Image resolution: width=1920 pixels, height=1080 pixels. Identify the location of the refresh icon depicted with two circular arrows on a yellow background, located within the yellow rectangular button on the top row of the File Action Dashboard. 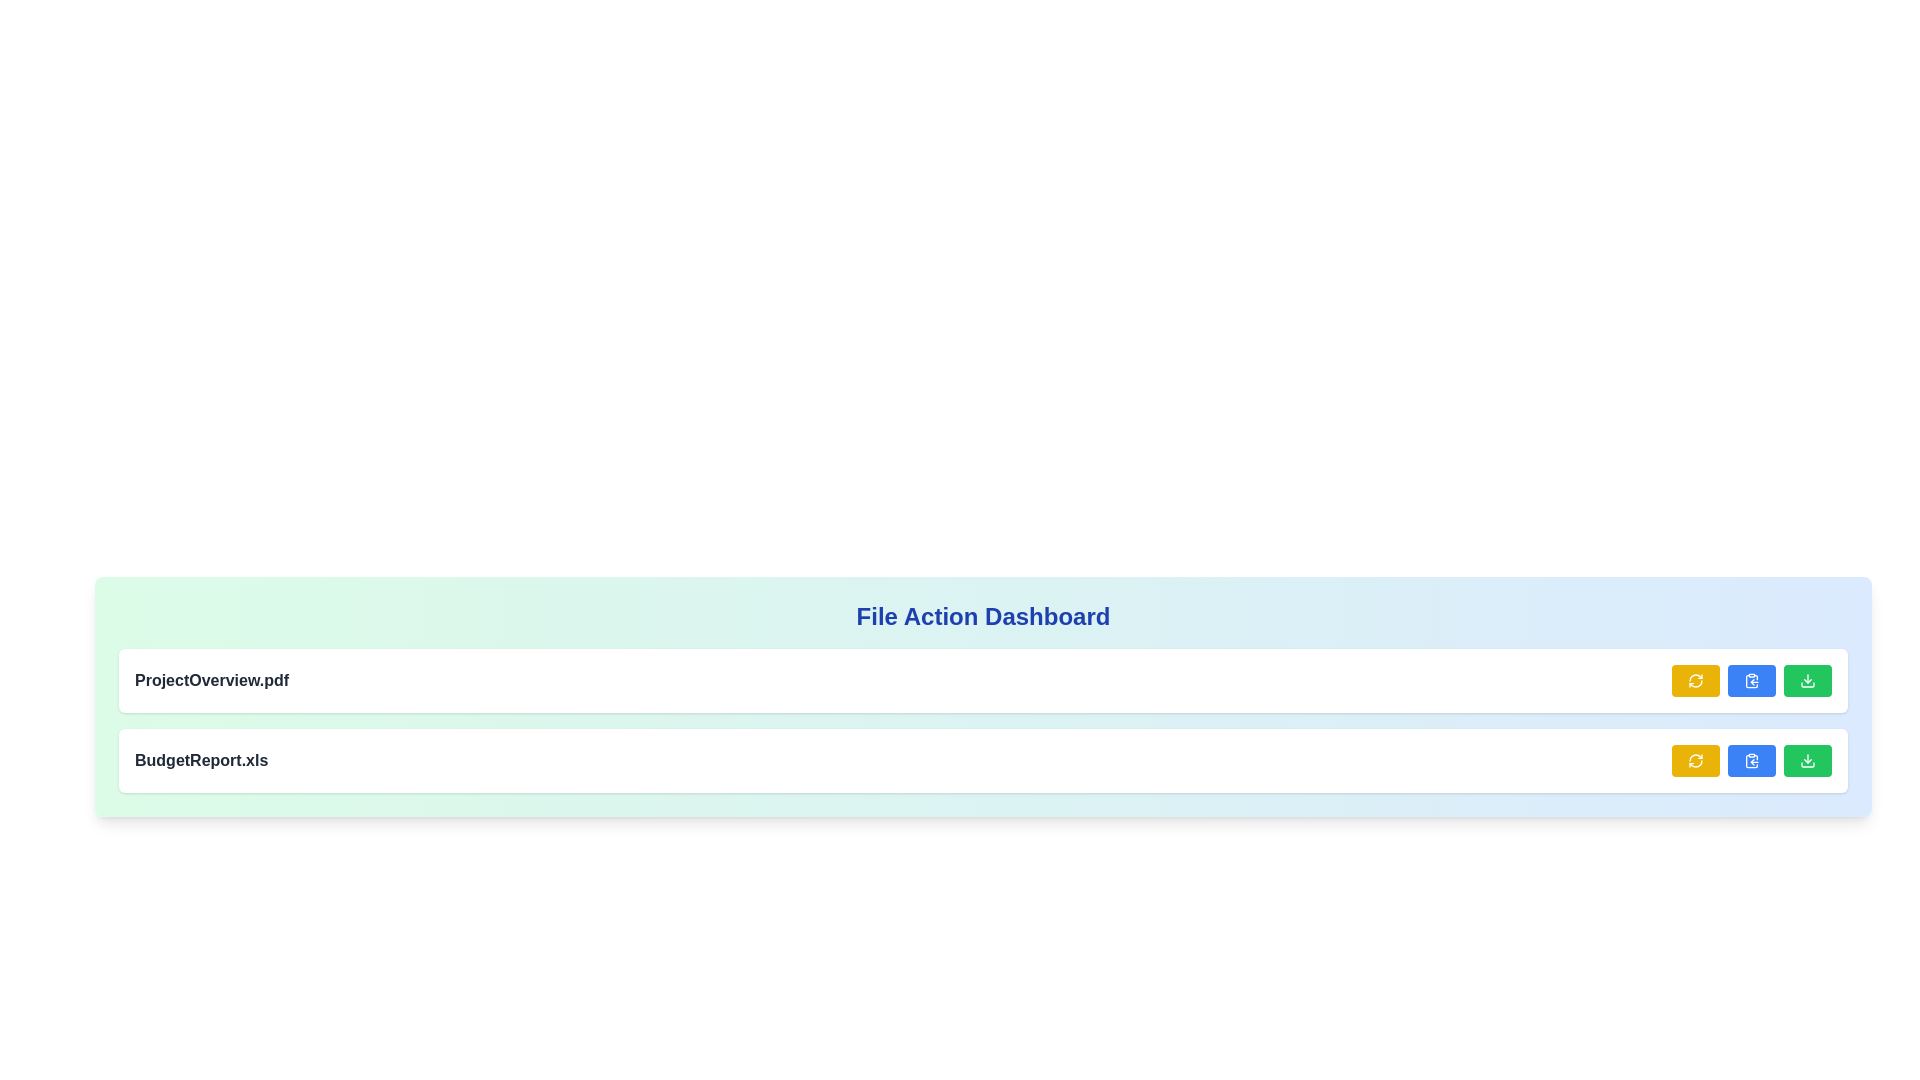
(1694, 680).